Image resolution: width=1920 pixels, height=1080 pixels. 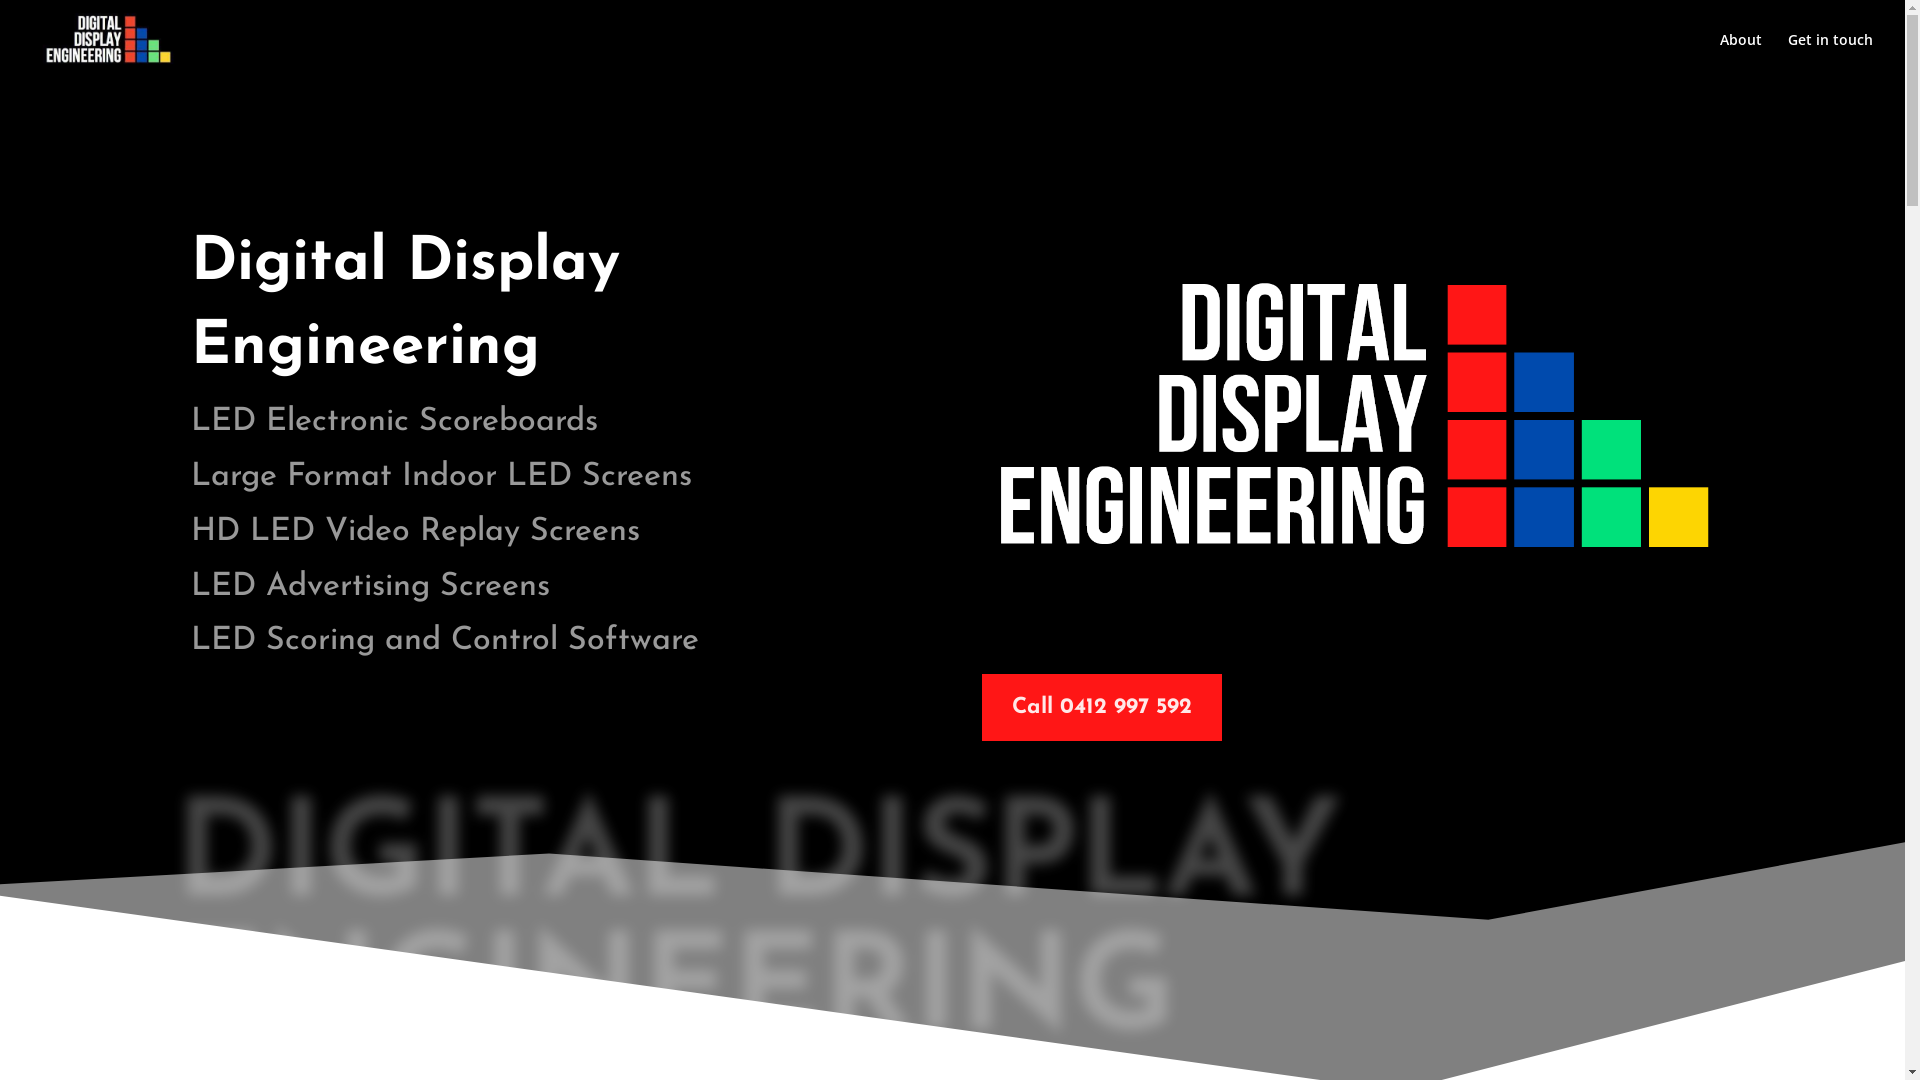 I want to click on 'About', so click(x=1740, y=55).